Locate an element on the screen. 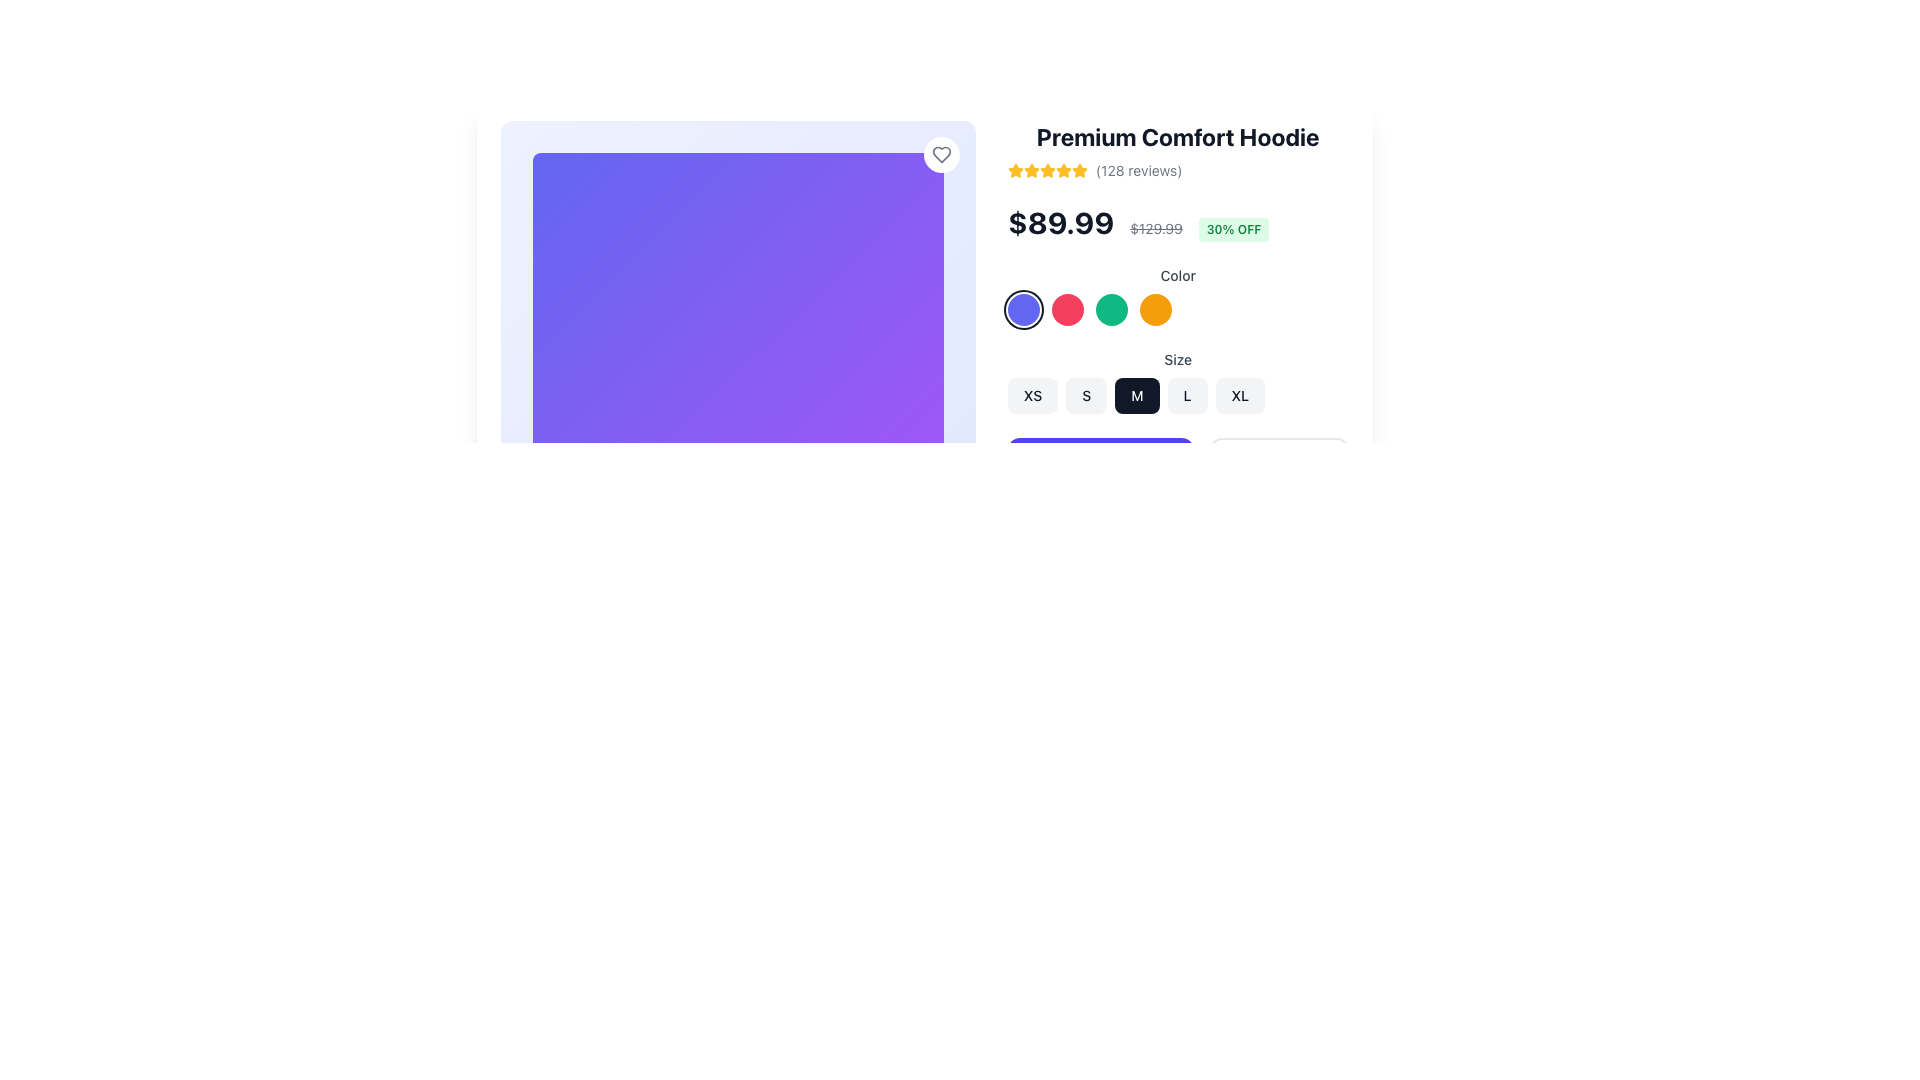  the third orange star icon in the rating system, which is part of a series of five stars indicating a midpoint rating is located at coordinates (1046, 169).